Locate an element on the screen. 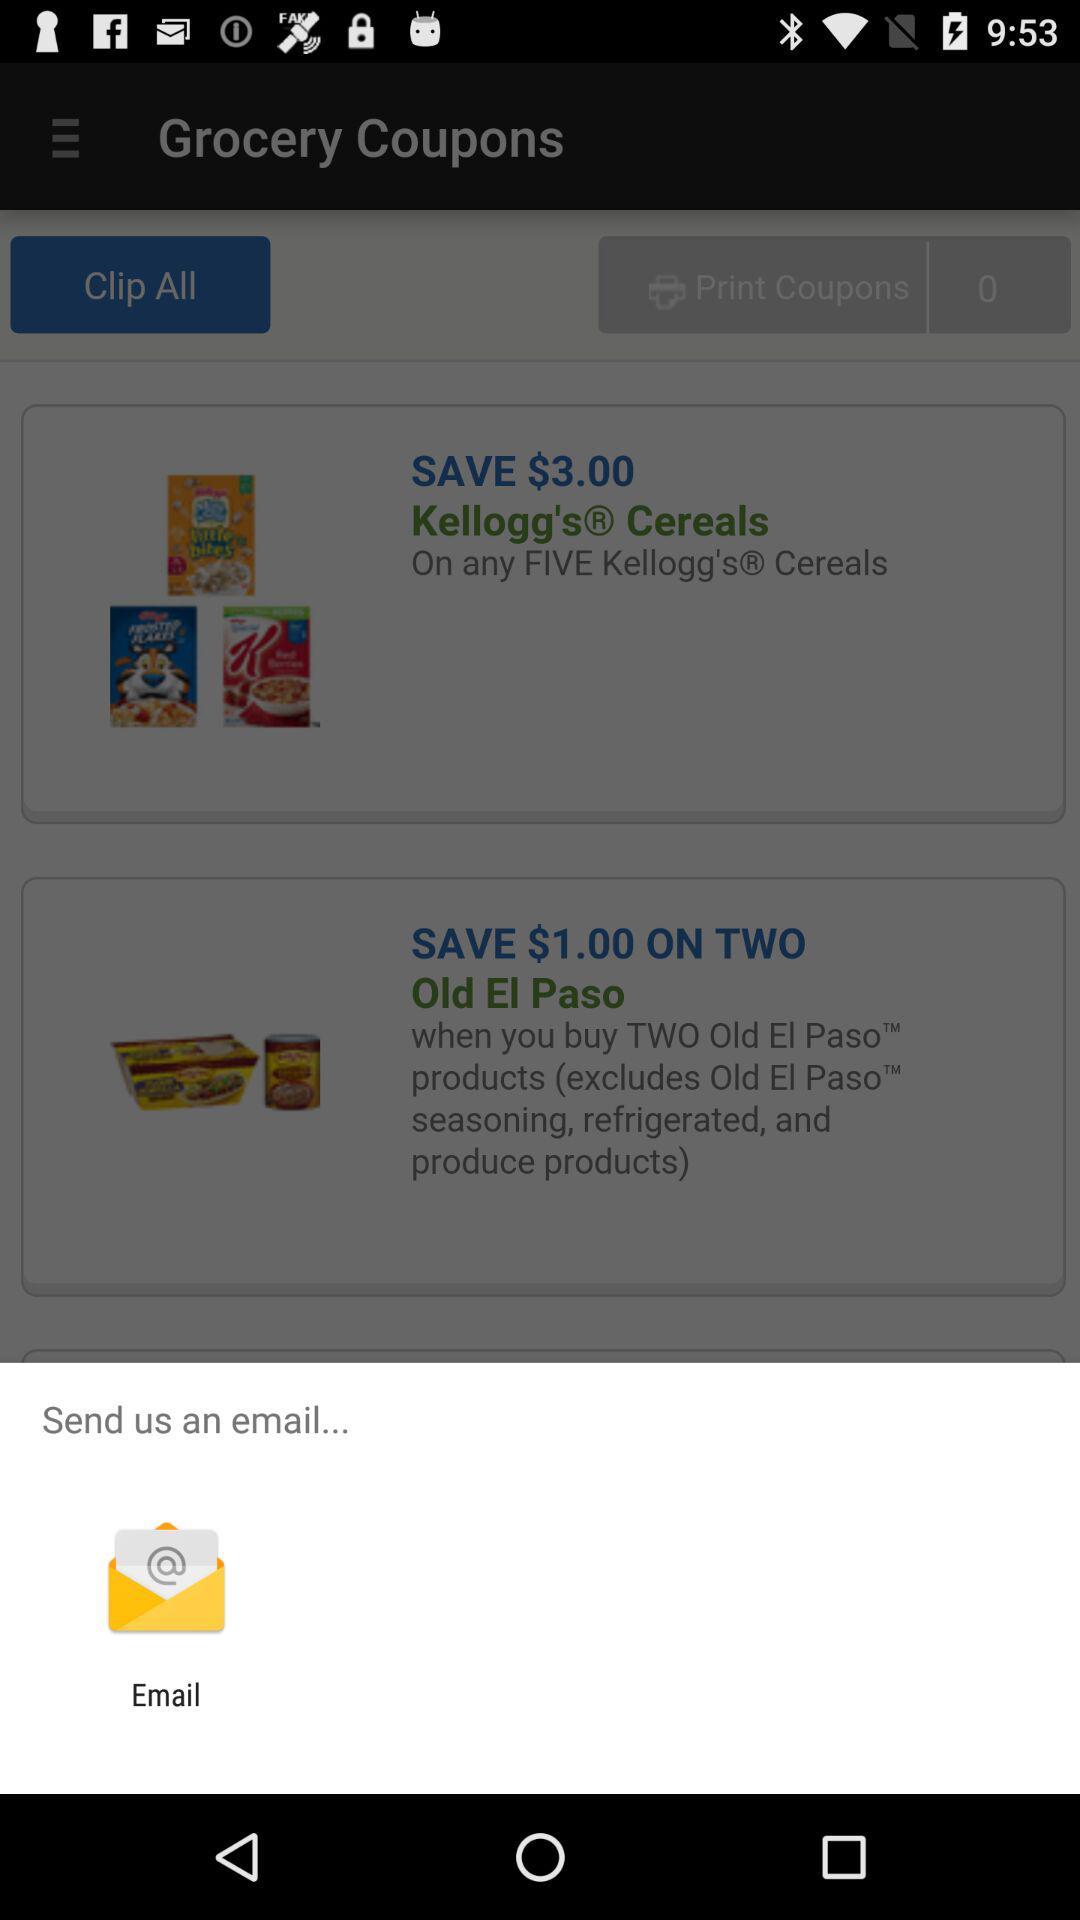 This screenshot has height=1920, width=1080. the icon above the email item is located at coordinates (165, 1579).